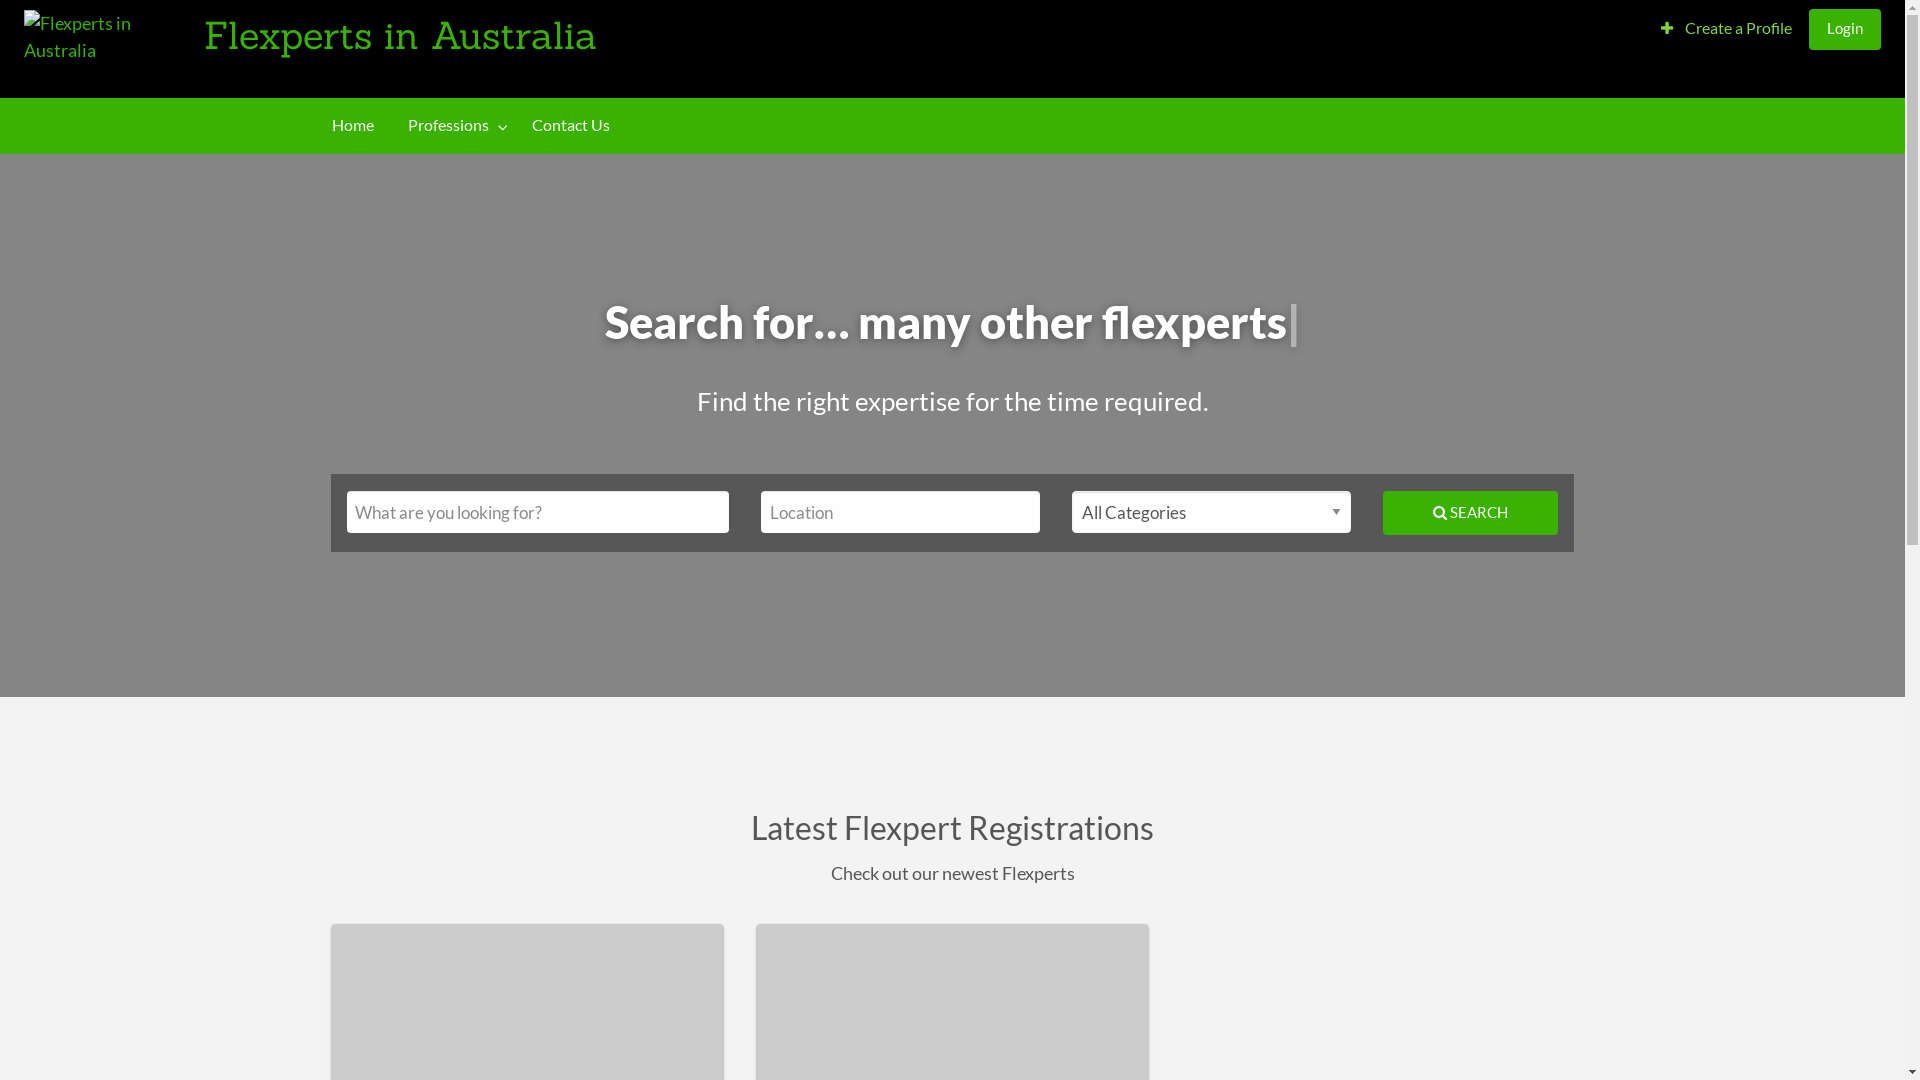  What do you see at coordinates (400, 34) in the screenshot?
I see `'Flexperts in Australia'` at bounding box center [400, 34].